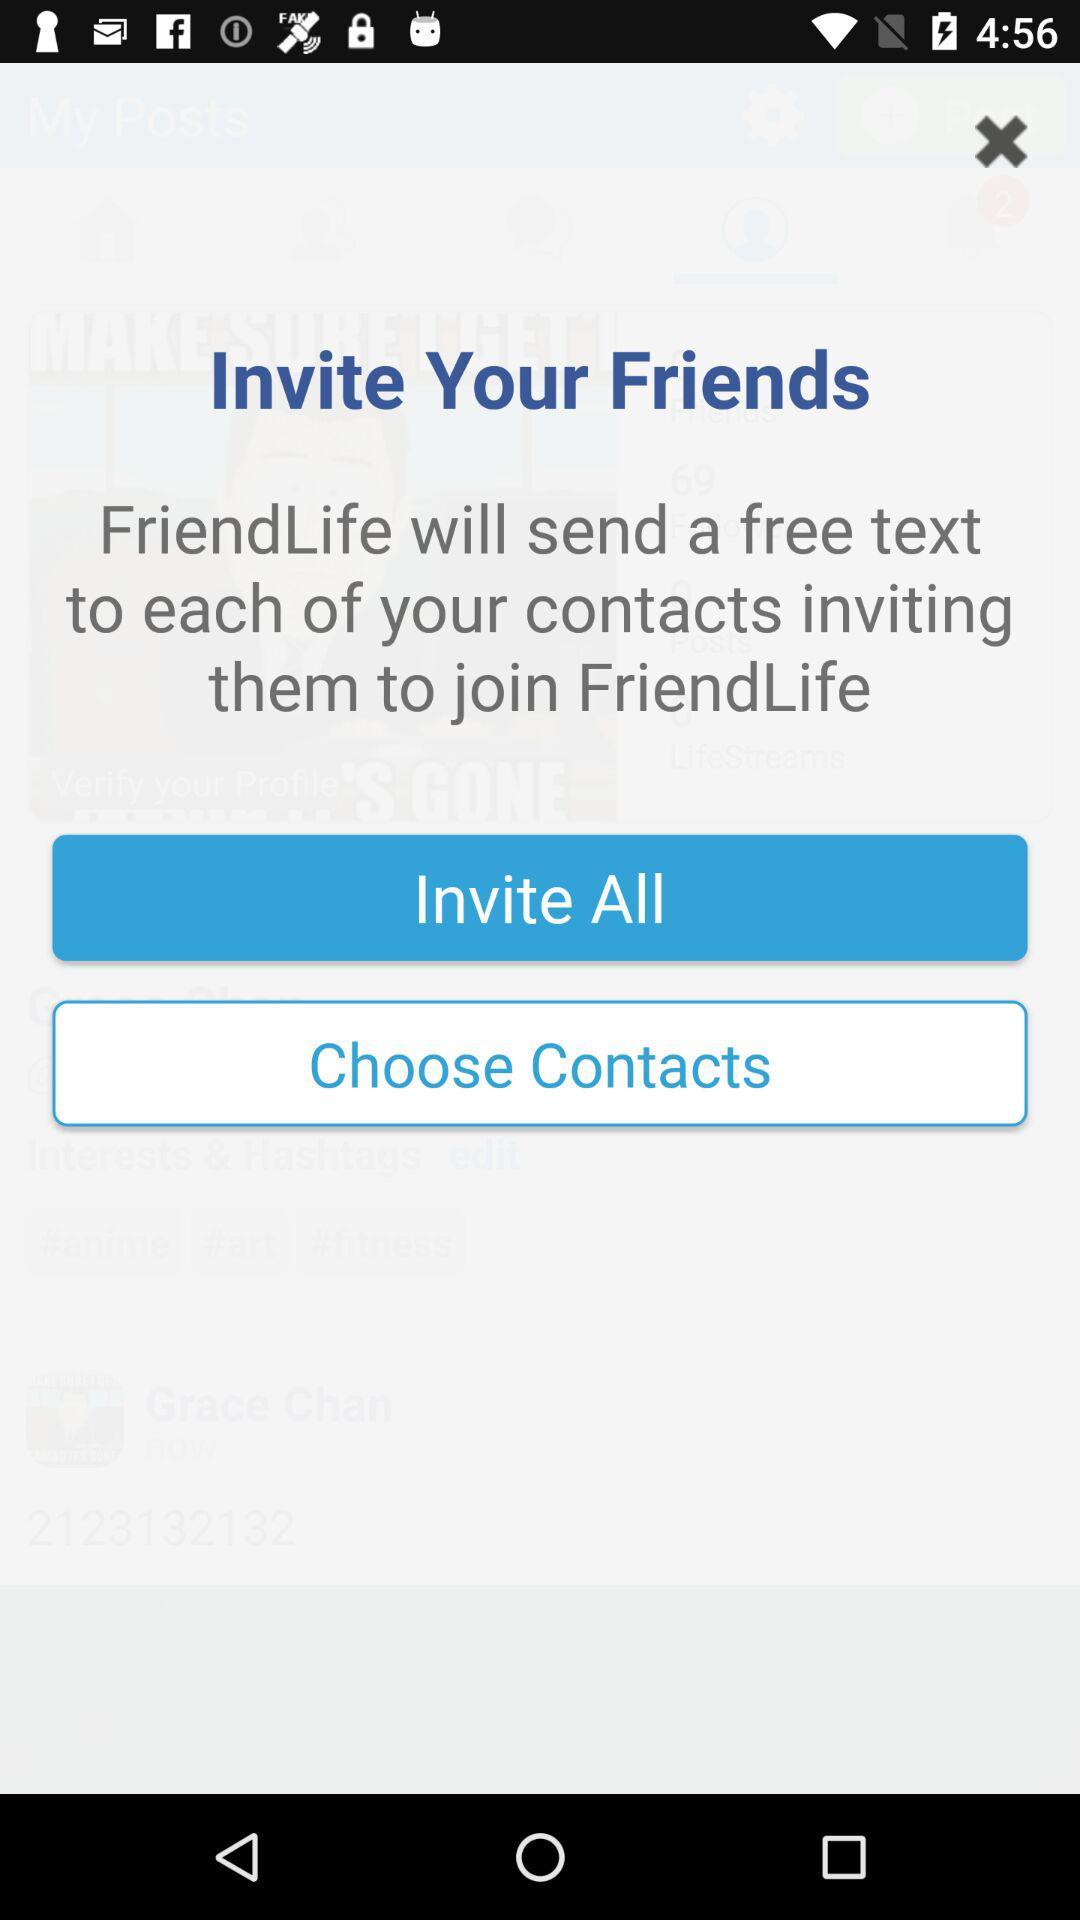  Describe the element at coordinates (540, 1062) in the screenshot. I see `choose contacts icon` at that location.